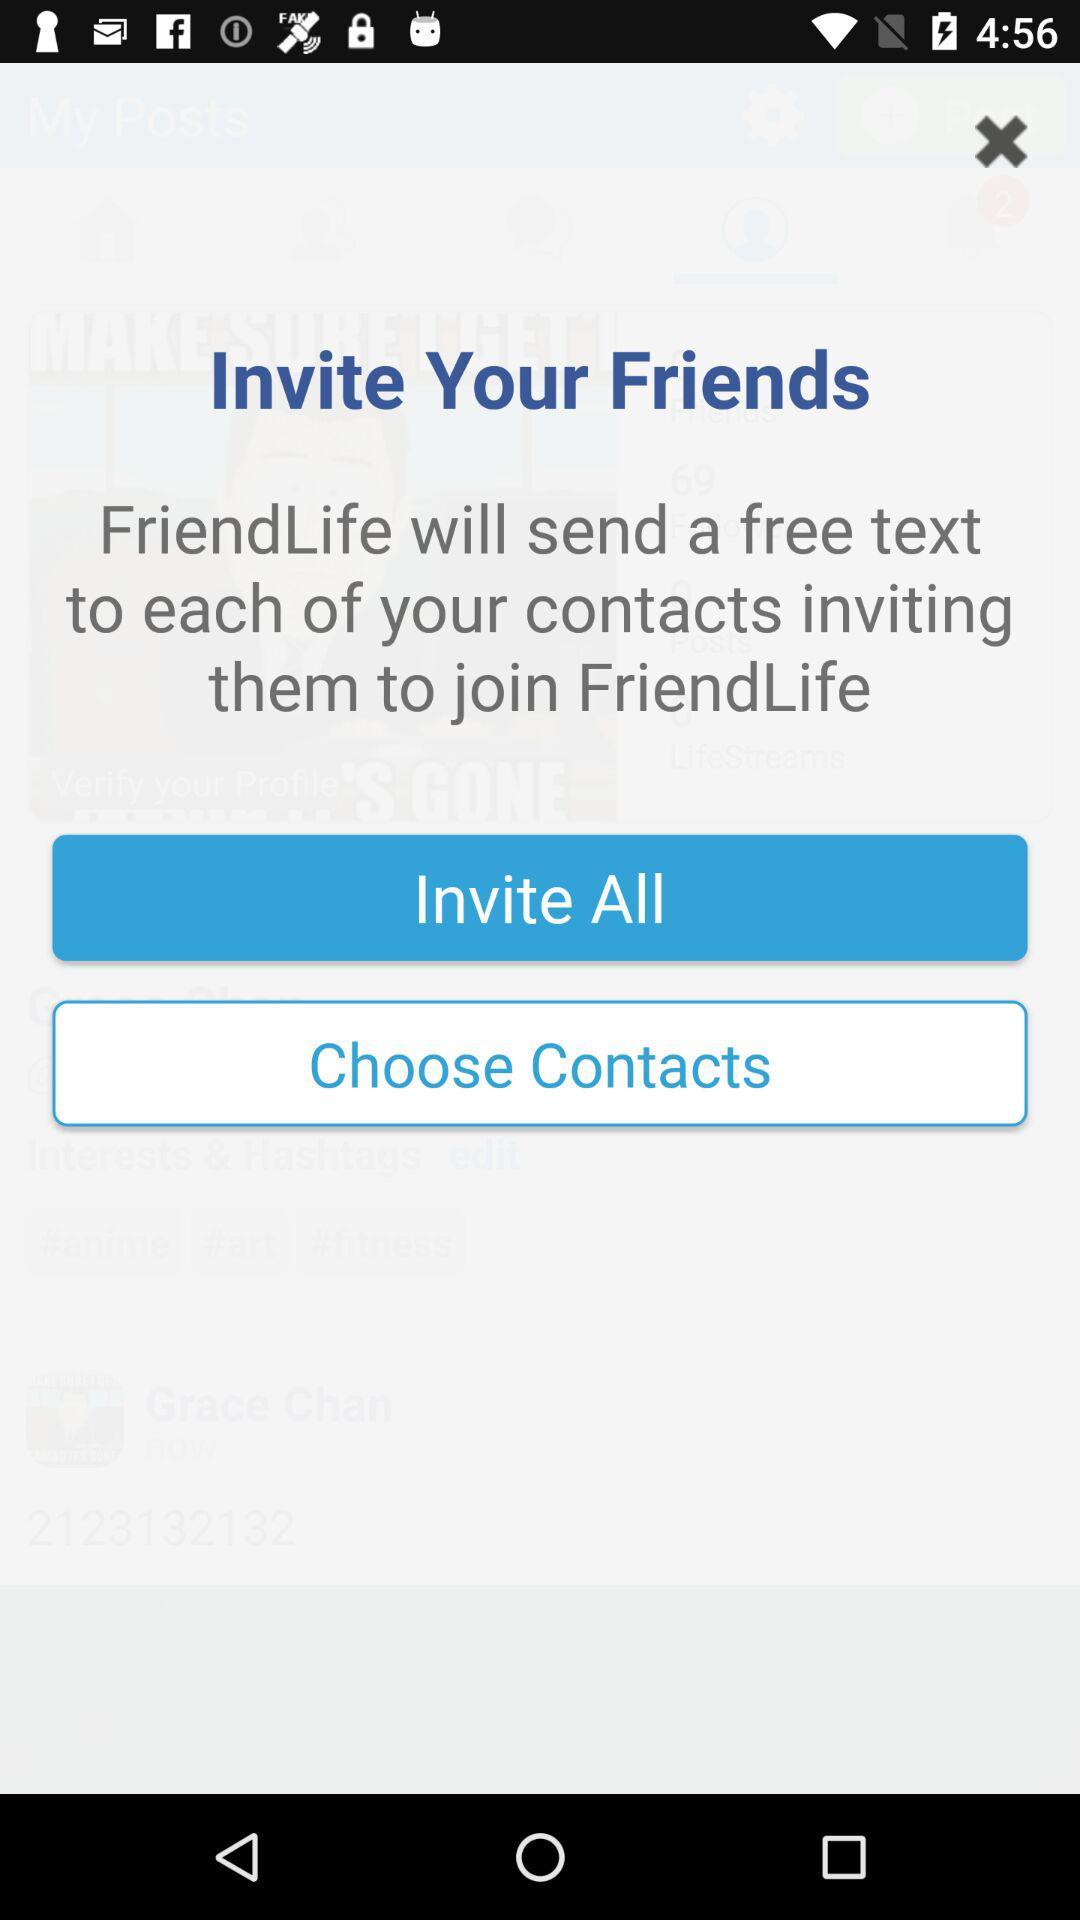  Describe the element at coordinates (540, 1062) in the screenshot. I see `choose contacts icon` at that location.